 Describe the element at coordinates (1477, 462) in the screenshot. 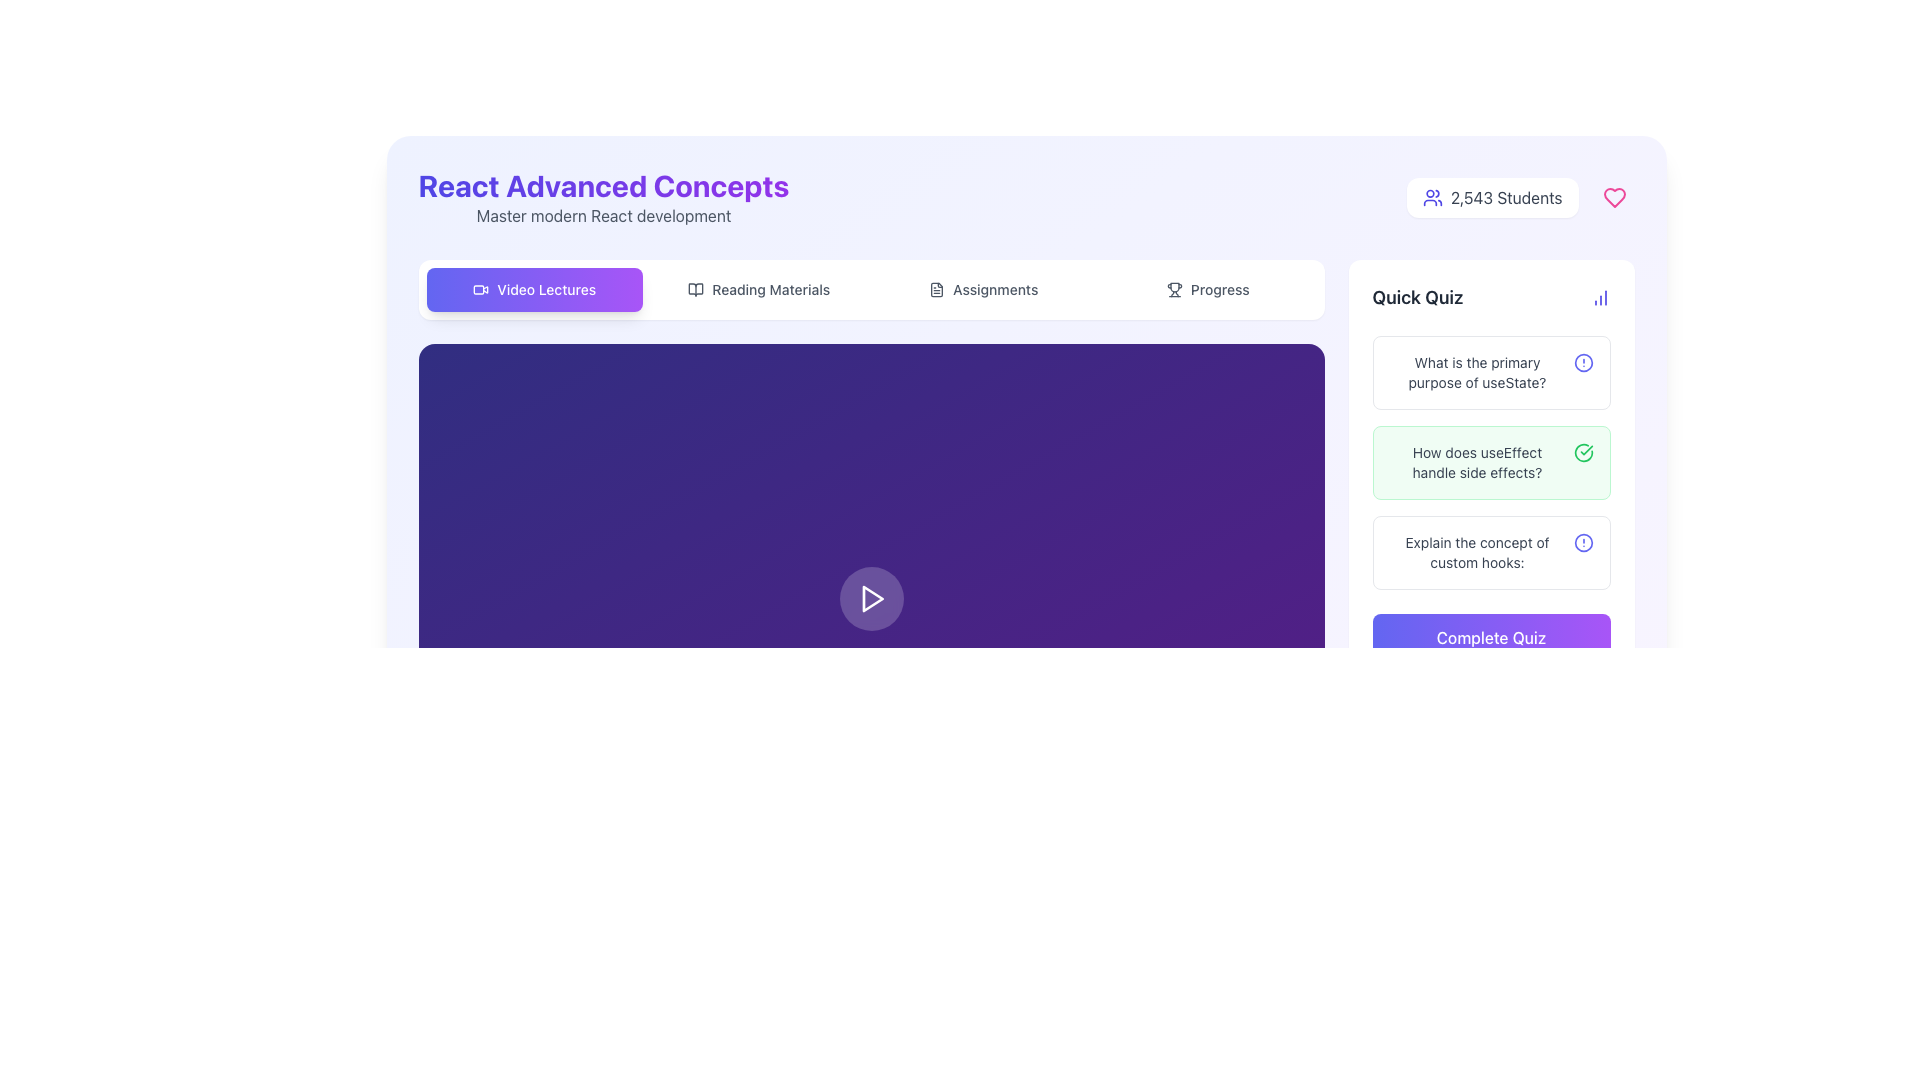

I see `the text label or heading in the 'Quick Quiz' section, which serves as a question prompt for user interaction, located between 'What is the primary purpose of useState?' and 'Explain the concept of custom hooks:'` at that location.